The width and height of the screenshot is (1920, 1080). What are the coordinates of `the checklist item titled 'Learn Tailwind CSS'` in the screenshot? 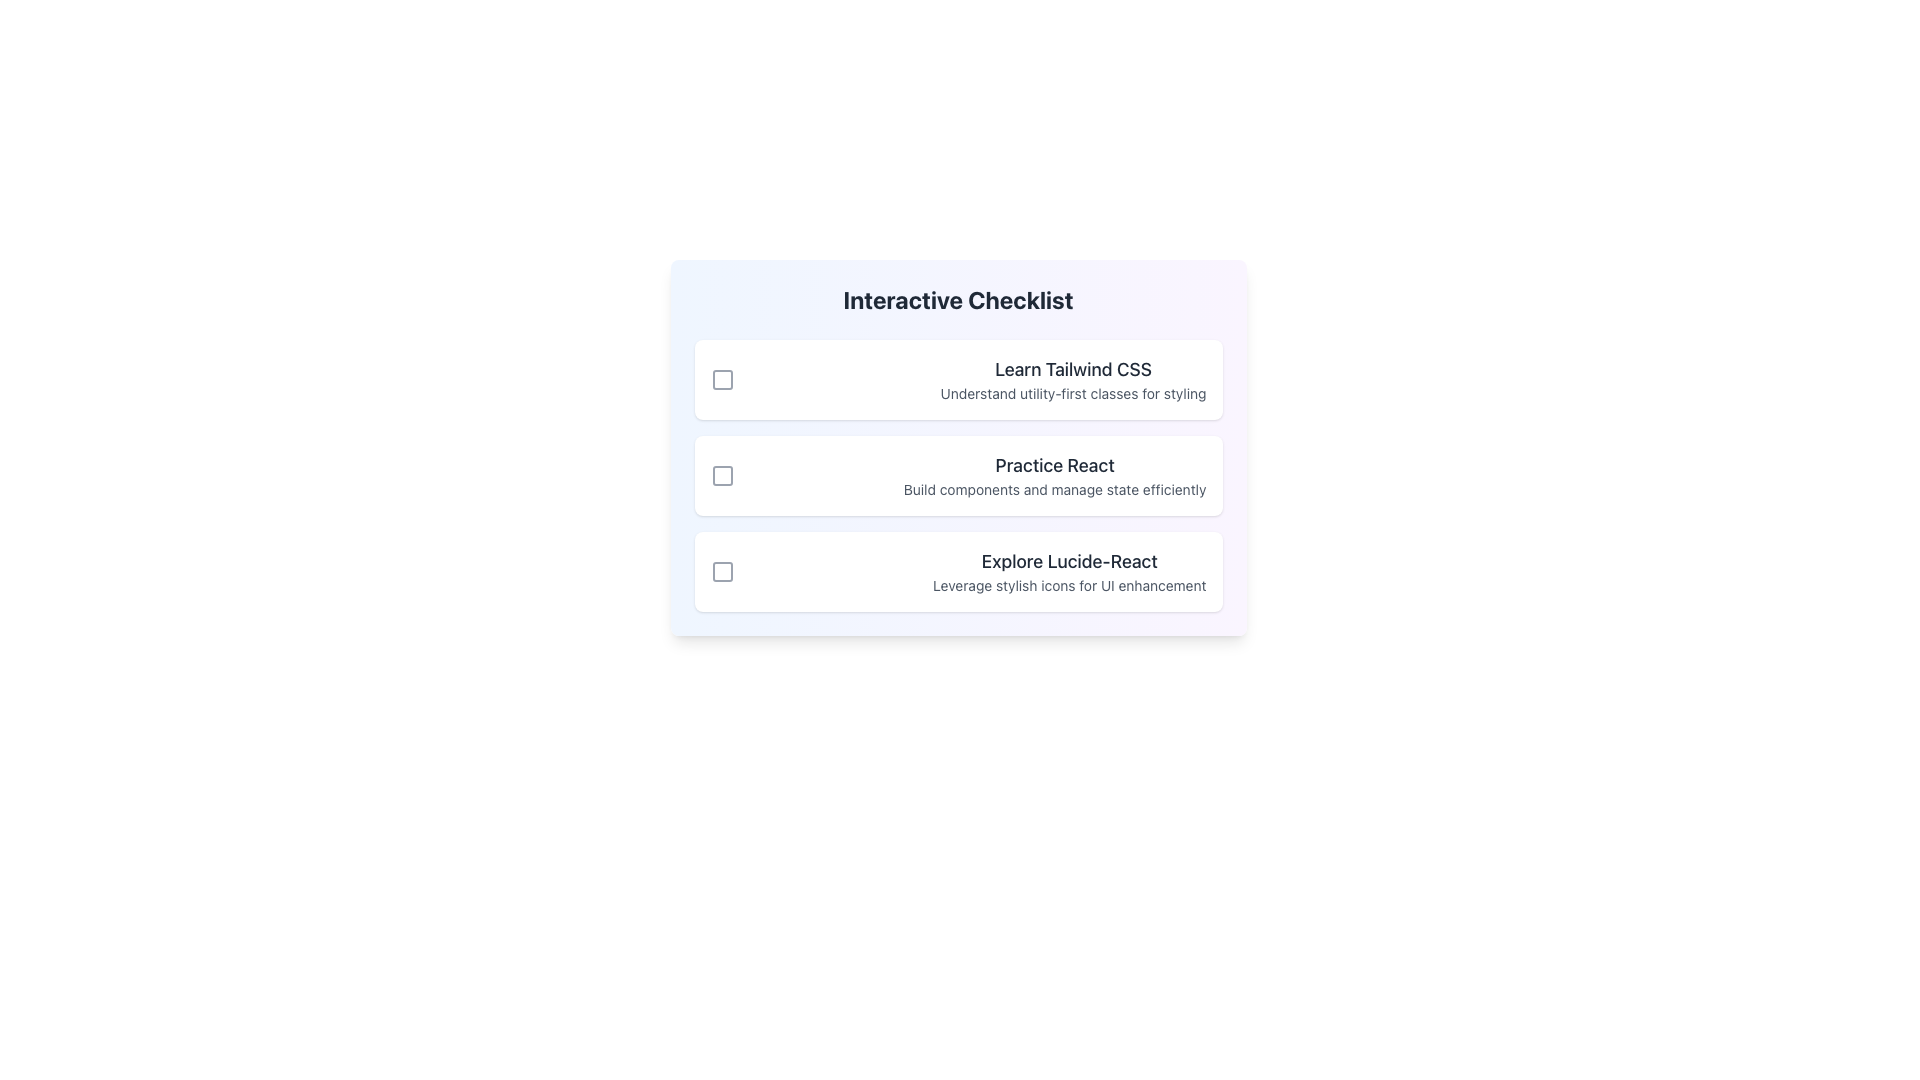 It's located at (957, 380).